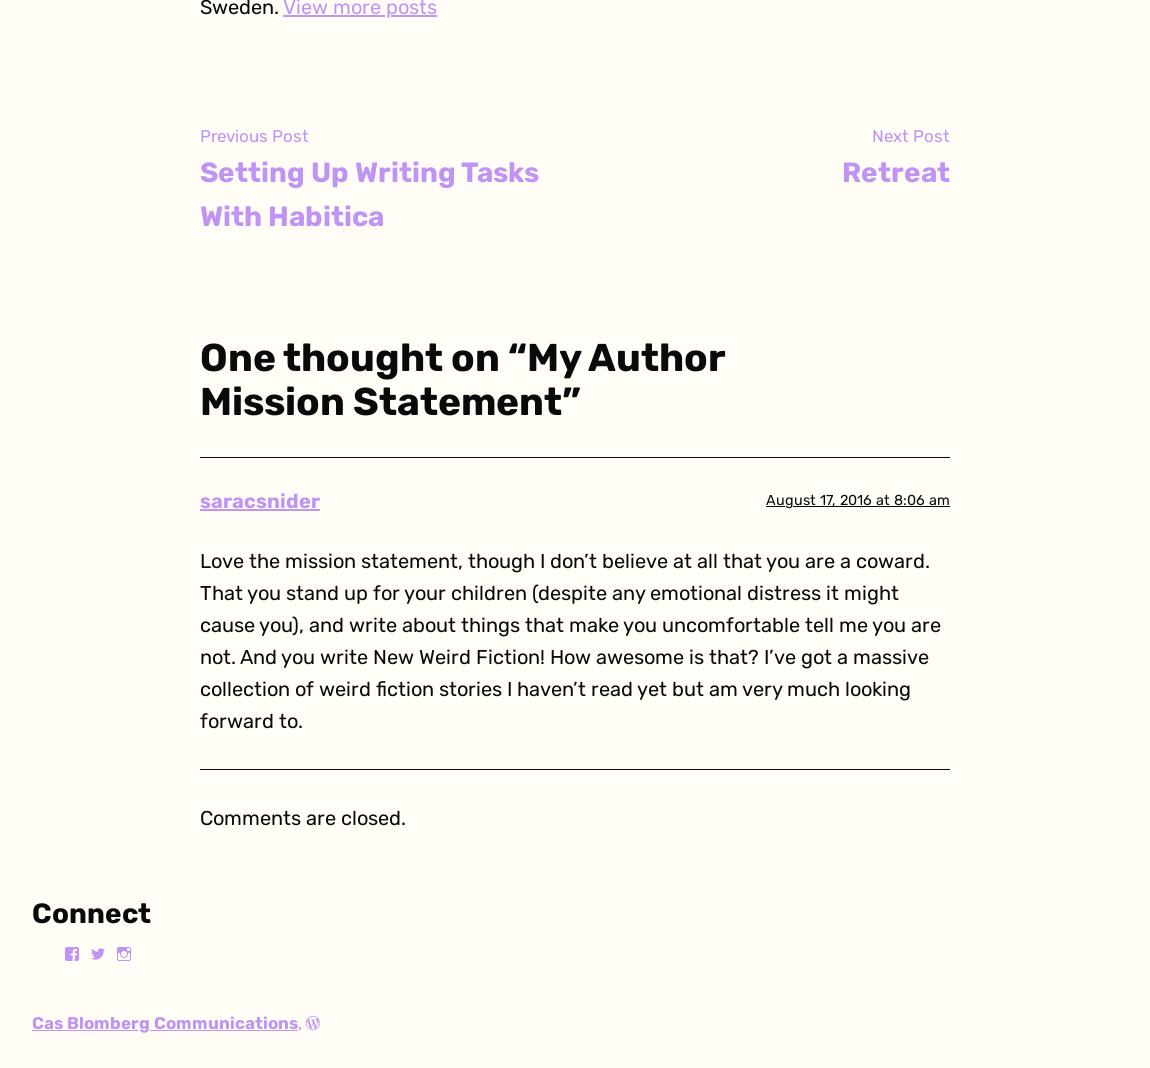  What do you see at coordinates (570, 640) in the screenshot?
I see `'Love the mission statement, though I don’t believe at all that you are a coward. That you stand up for your children (despite any emotional distress it might cause you), and write about things that make you uncomfortable tell me you are not. And you write New Weird Fiction! How awesome is that? I’ve got a massive collection of weird fiction stories I haven’t read yet but am very much looking forward to.'` at bounding box center [570, 640].